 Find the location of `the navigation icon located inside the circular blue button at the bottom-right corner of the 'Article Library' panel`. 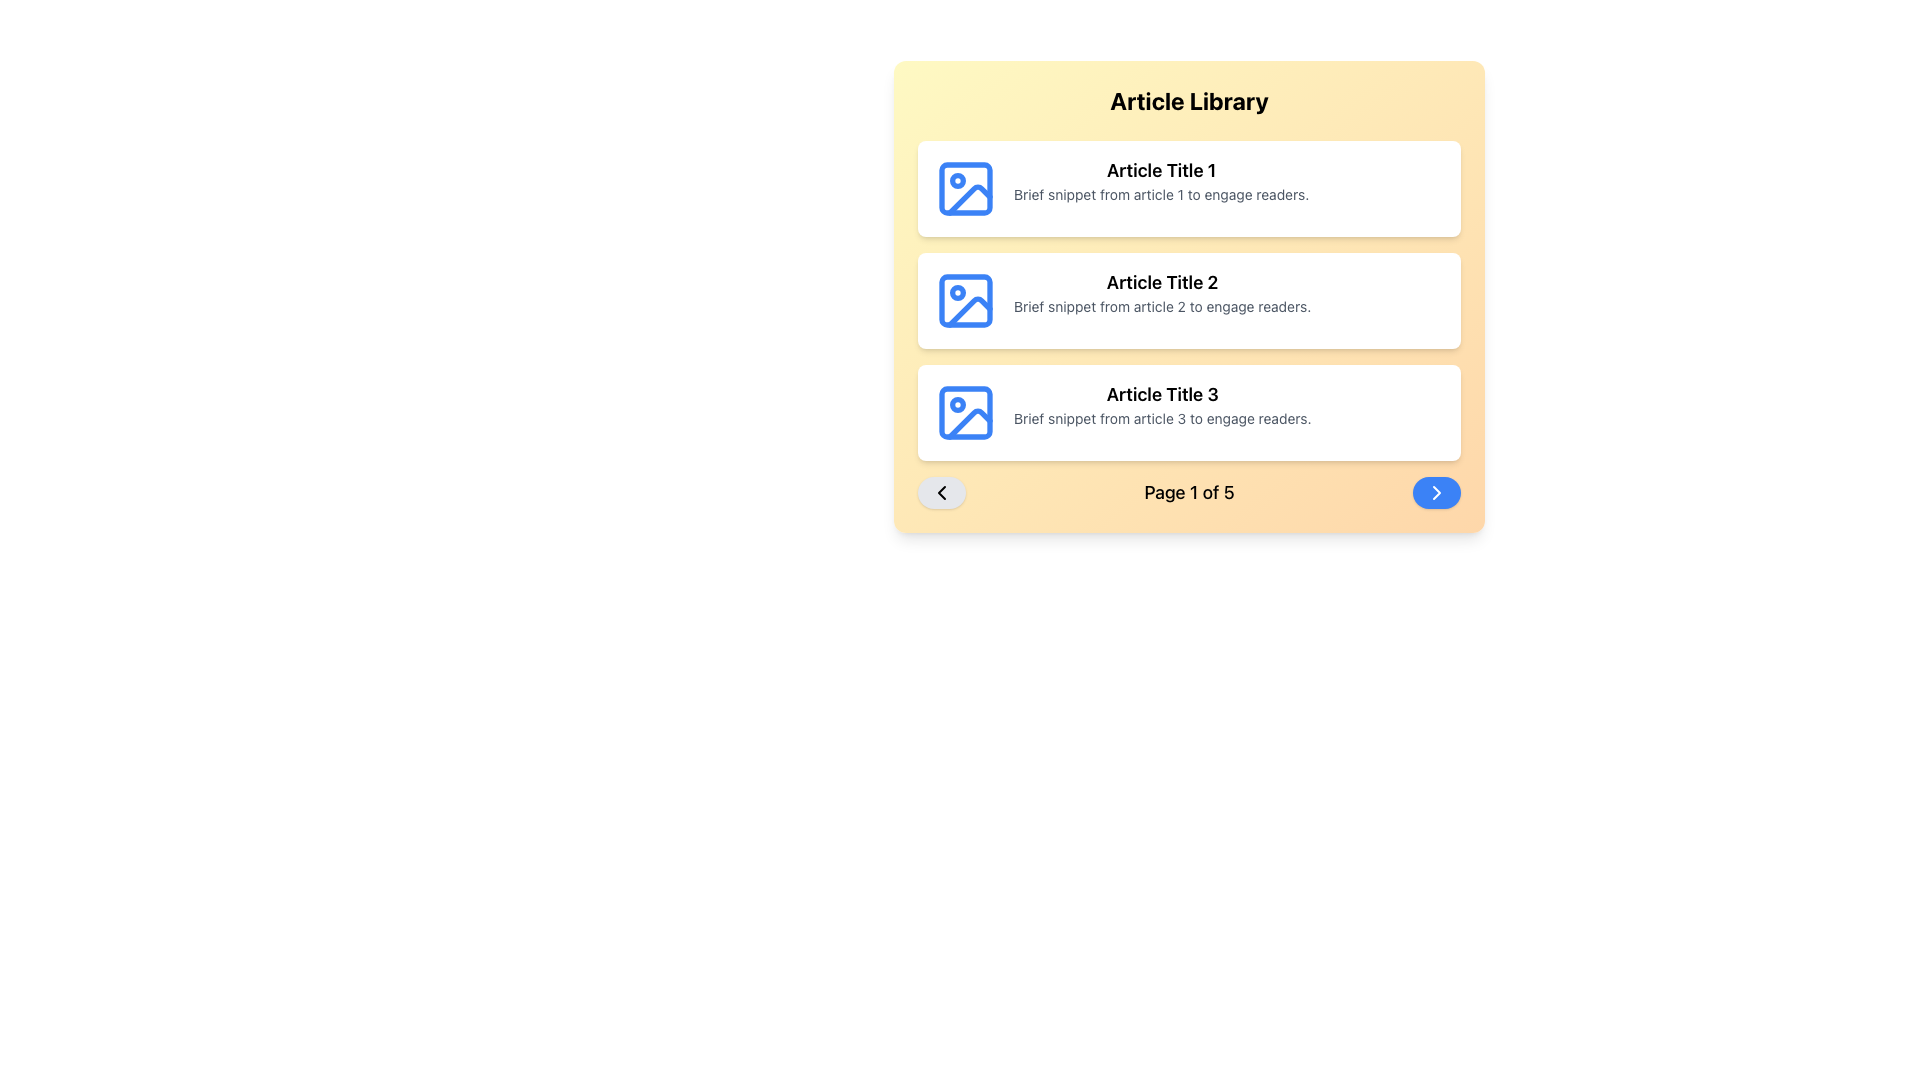

the navigation icon located inside the circular blue button at the bottom-right corner of the 'Article Library' panel is located at coordinates (1435, 493).